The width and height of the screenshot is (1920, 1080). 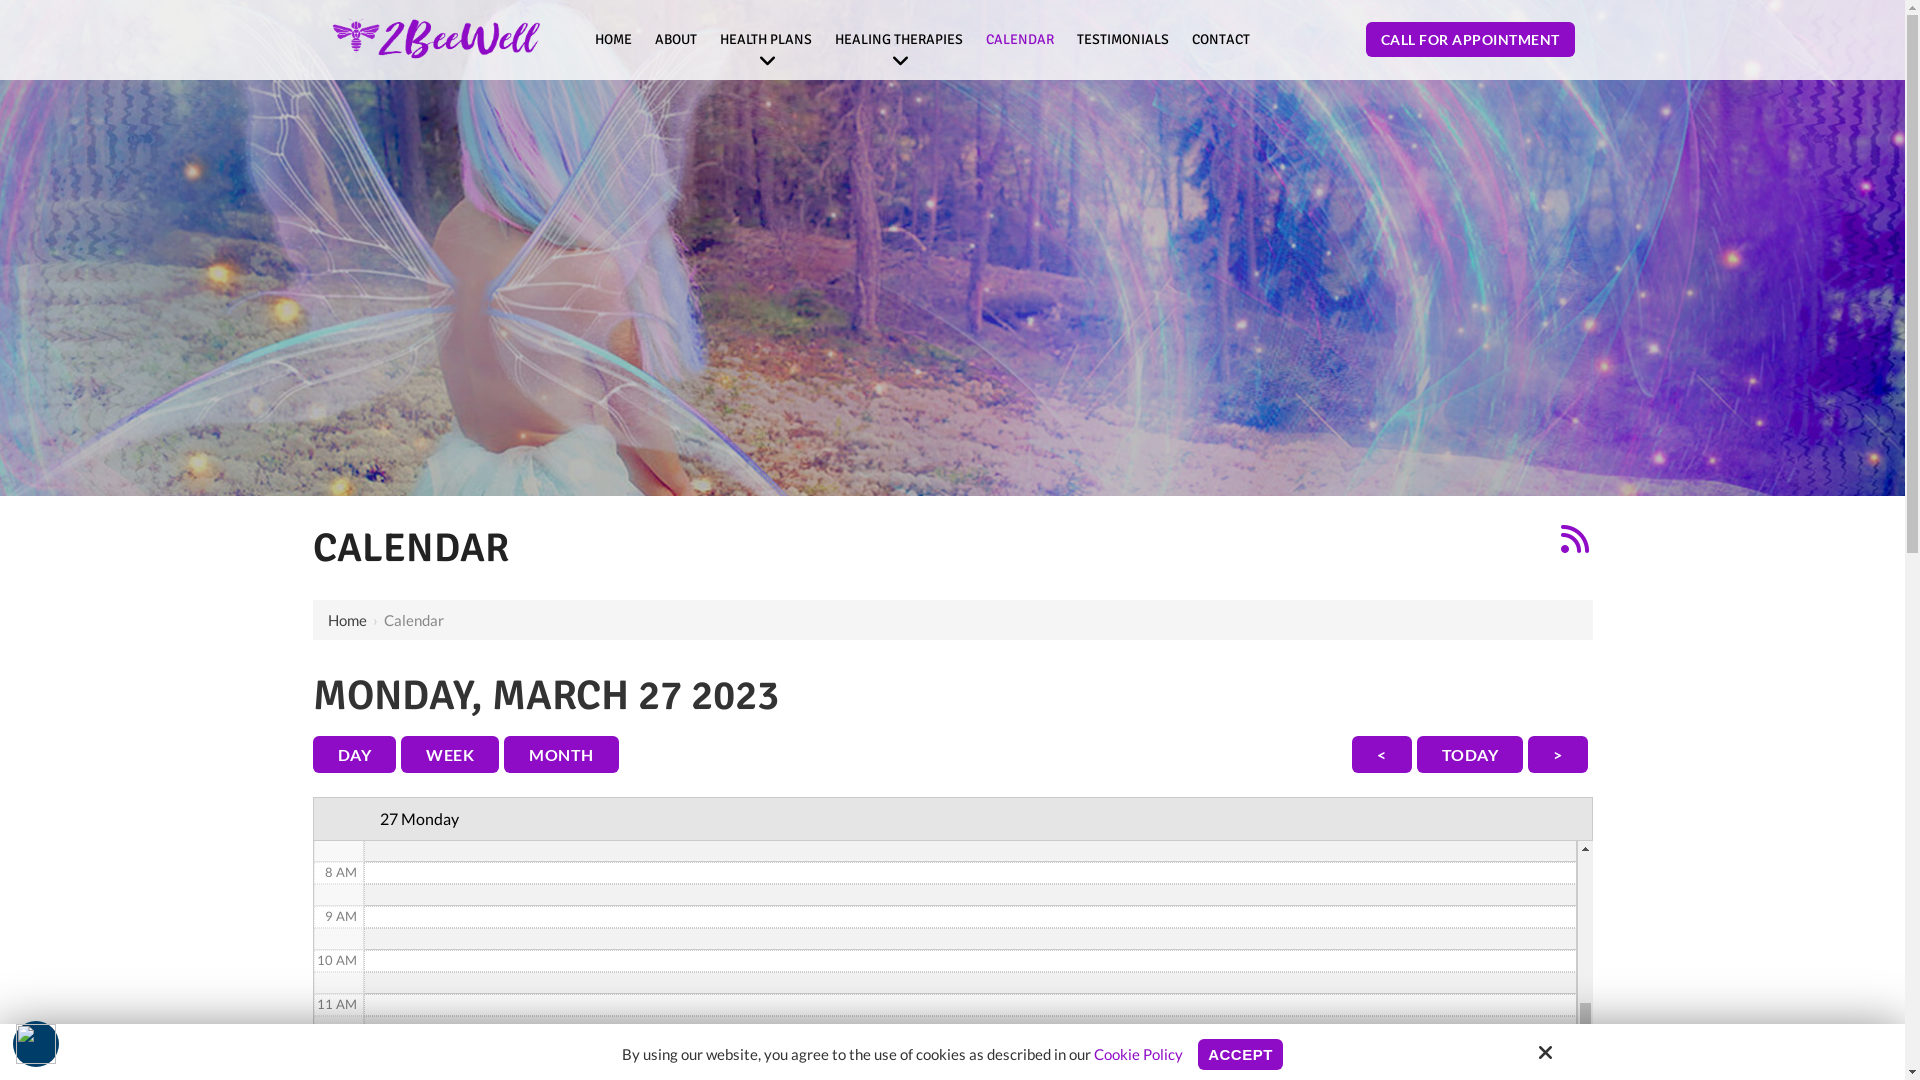 I want to click on 'CALENDAR', so click(x=1019, y=39).